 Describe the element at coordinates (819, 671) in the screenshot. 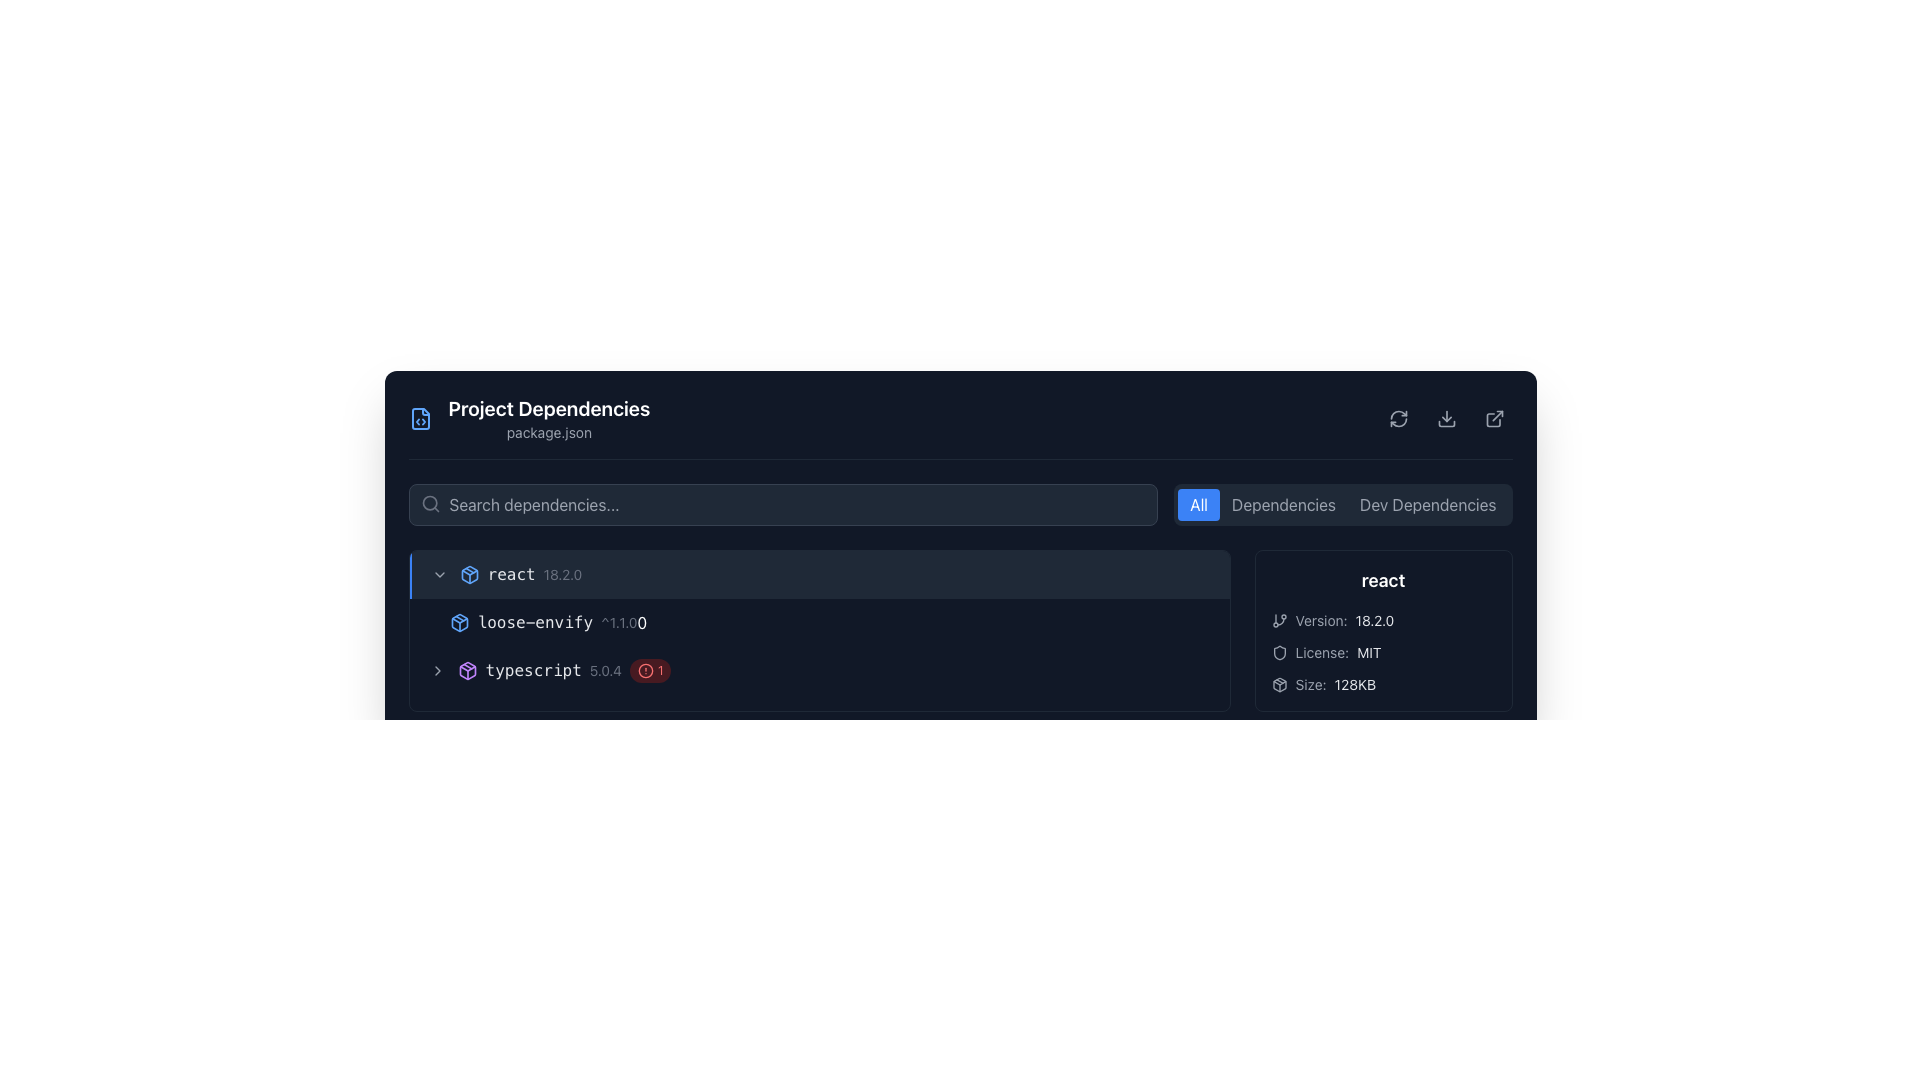

I see `the third row list item representing a TypeScript package` at that location.